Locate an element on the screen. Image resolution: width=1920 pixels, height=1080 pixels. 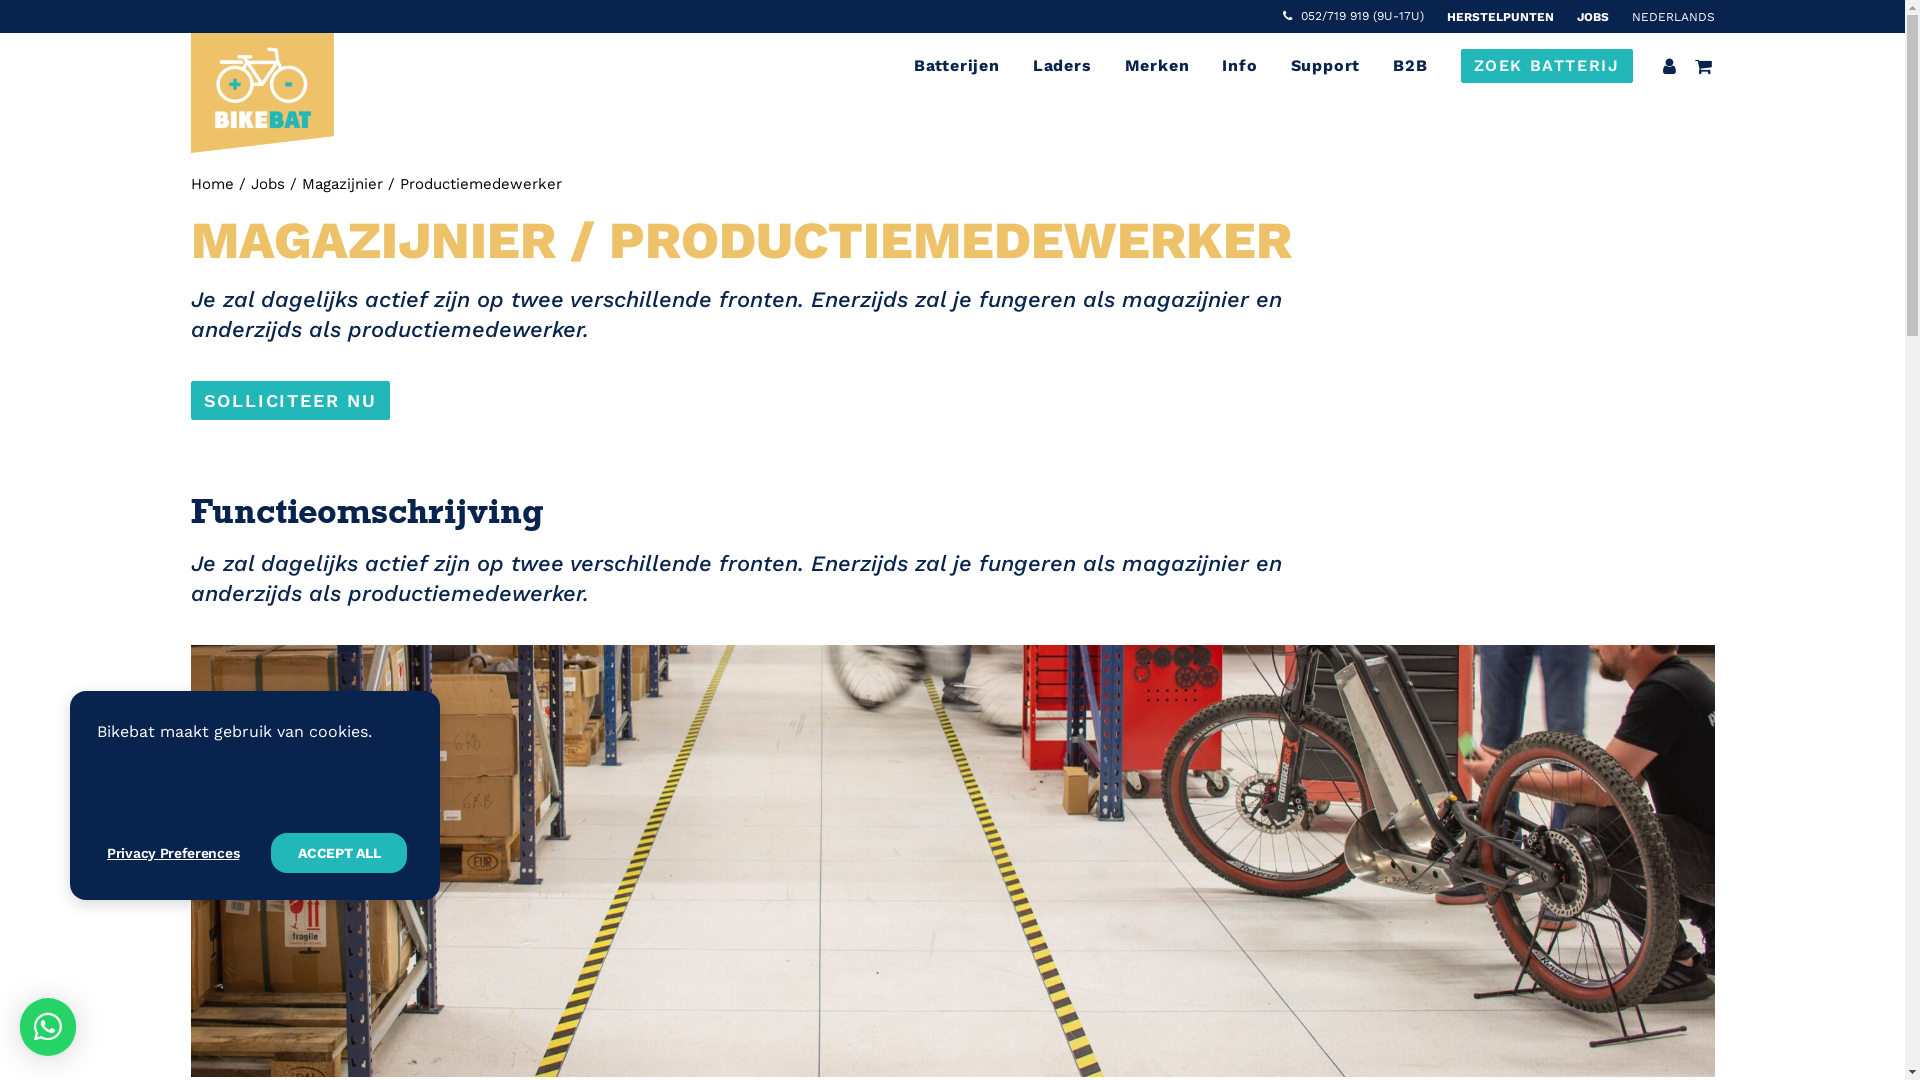
'ZOEK BATTERIJ' is located at coordinates (1539, 64).